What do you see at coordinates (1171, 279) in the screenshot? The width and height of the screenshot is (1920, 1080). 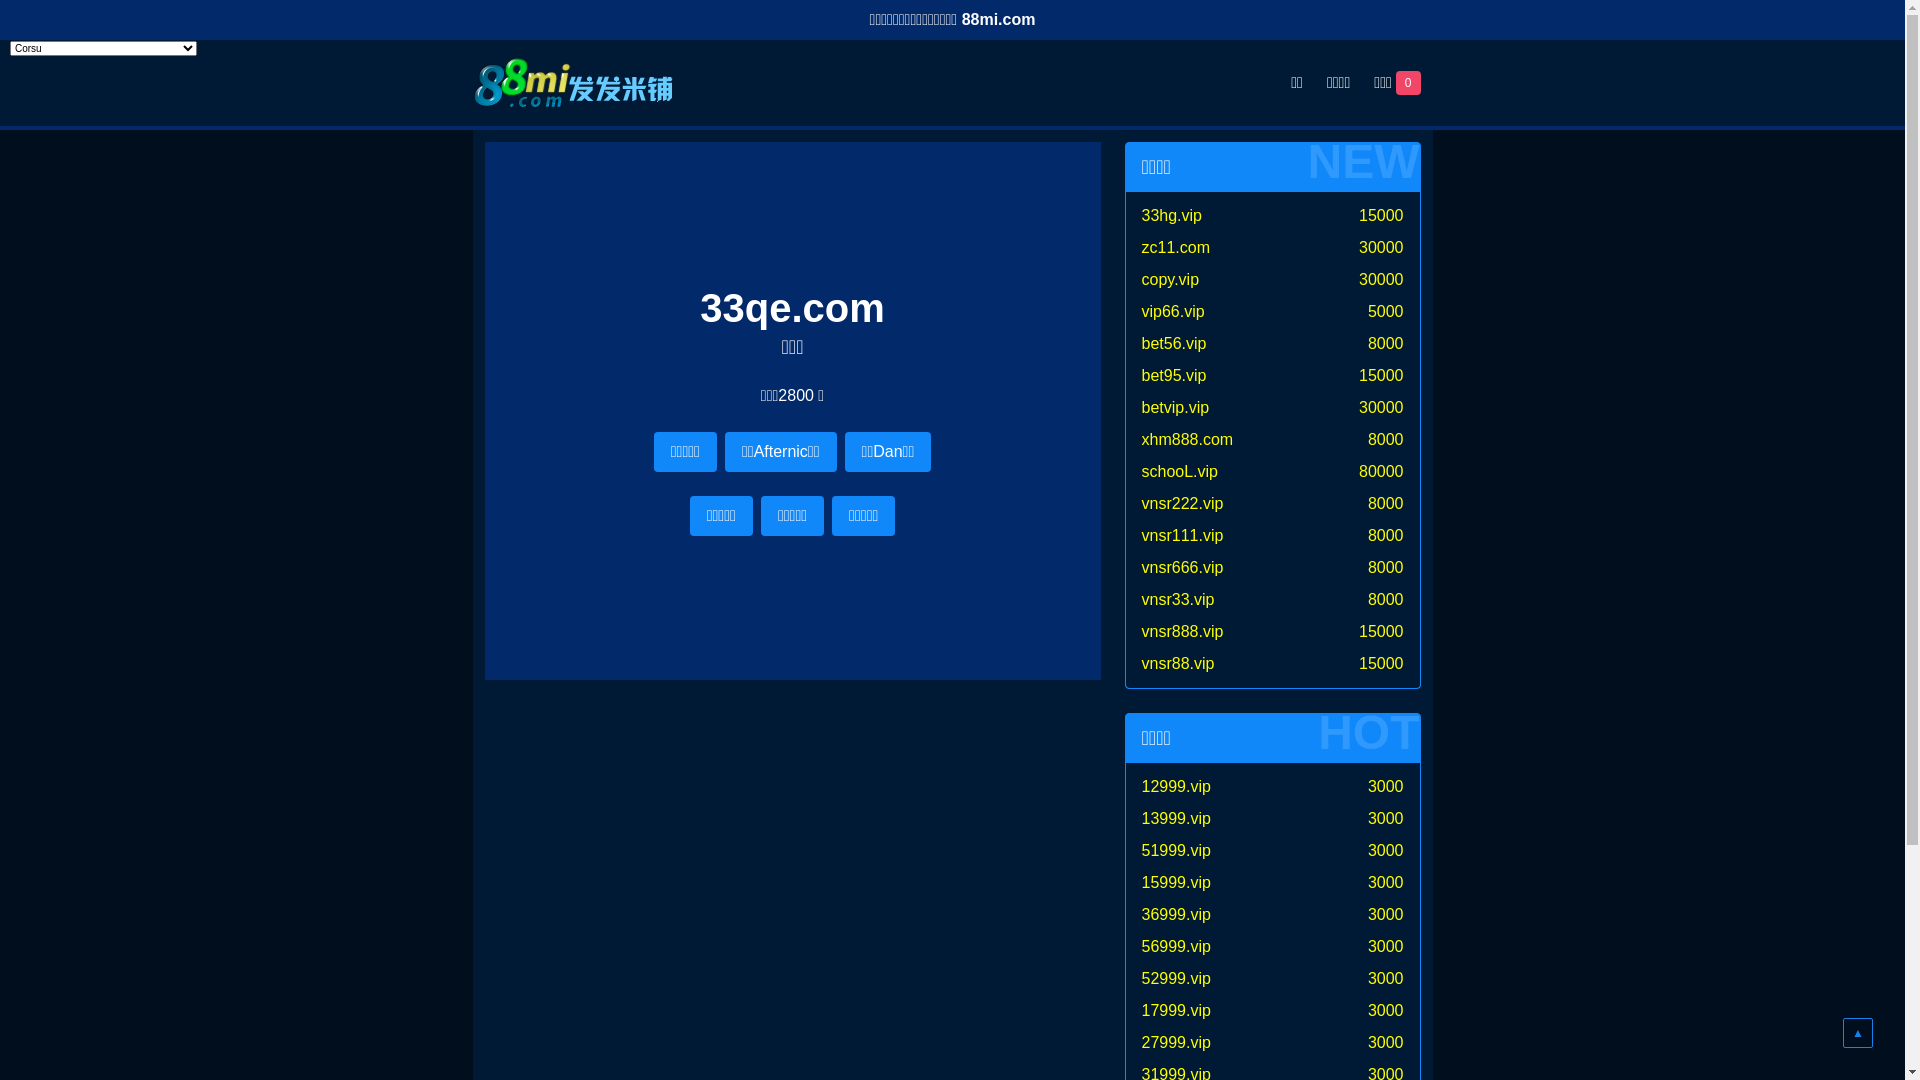 I see `'copy.vip'` at bounding box center [1171, 279].